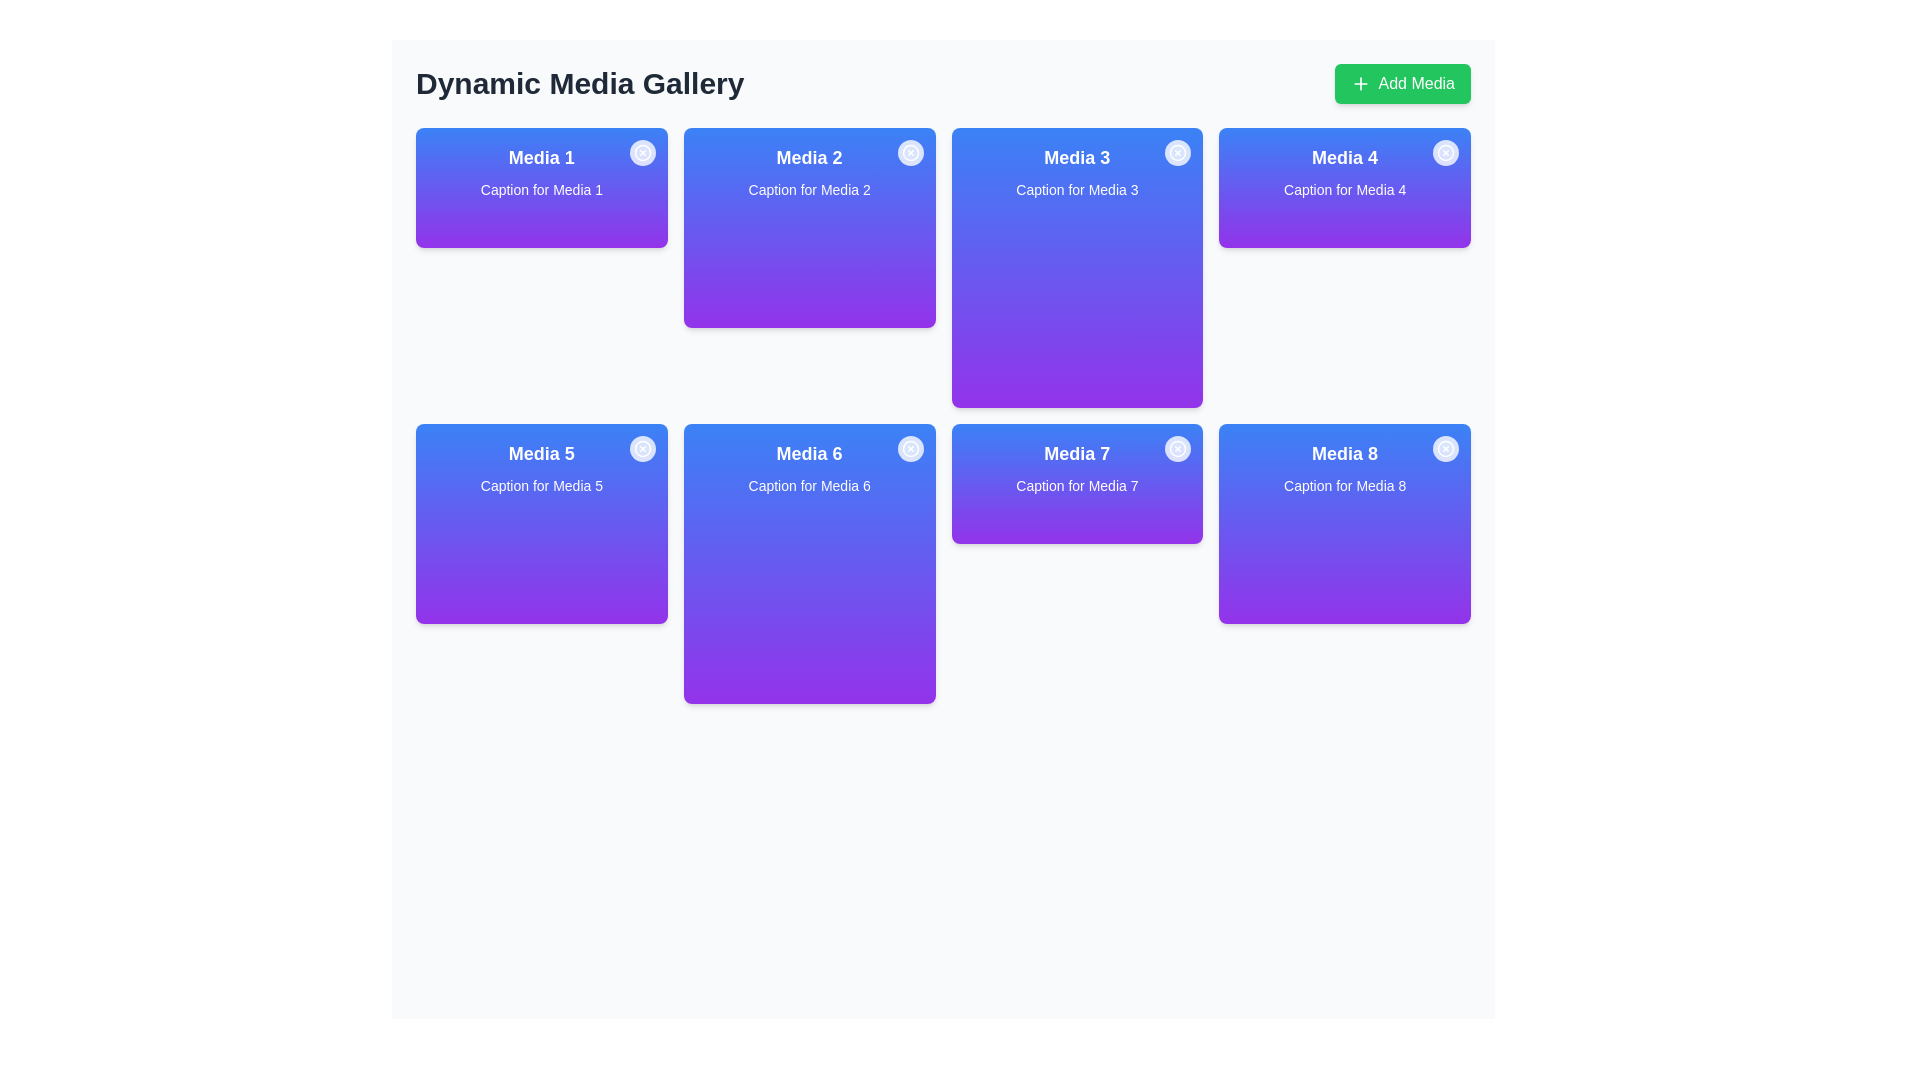 The width and height of the screenshot is (1920, 1080). Describe the element at coordinates (541, 454) in the screenshot. I see `text label at the center-top area of the 'Media 5' card, which serves as a heading identifying the content of the card` at that location.